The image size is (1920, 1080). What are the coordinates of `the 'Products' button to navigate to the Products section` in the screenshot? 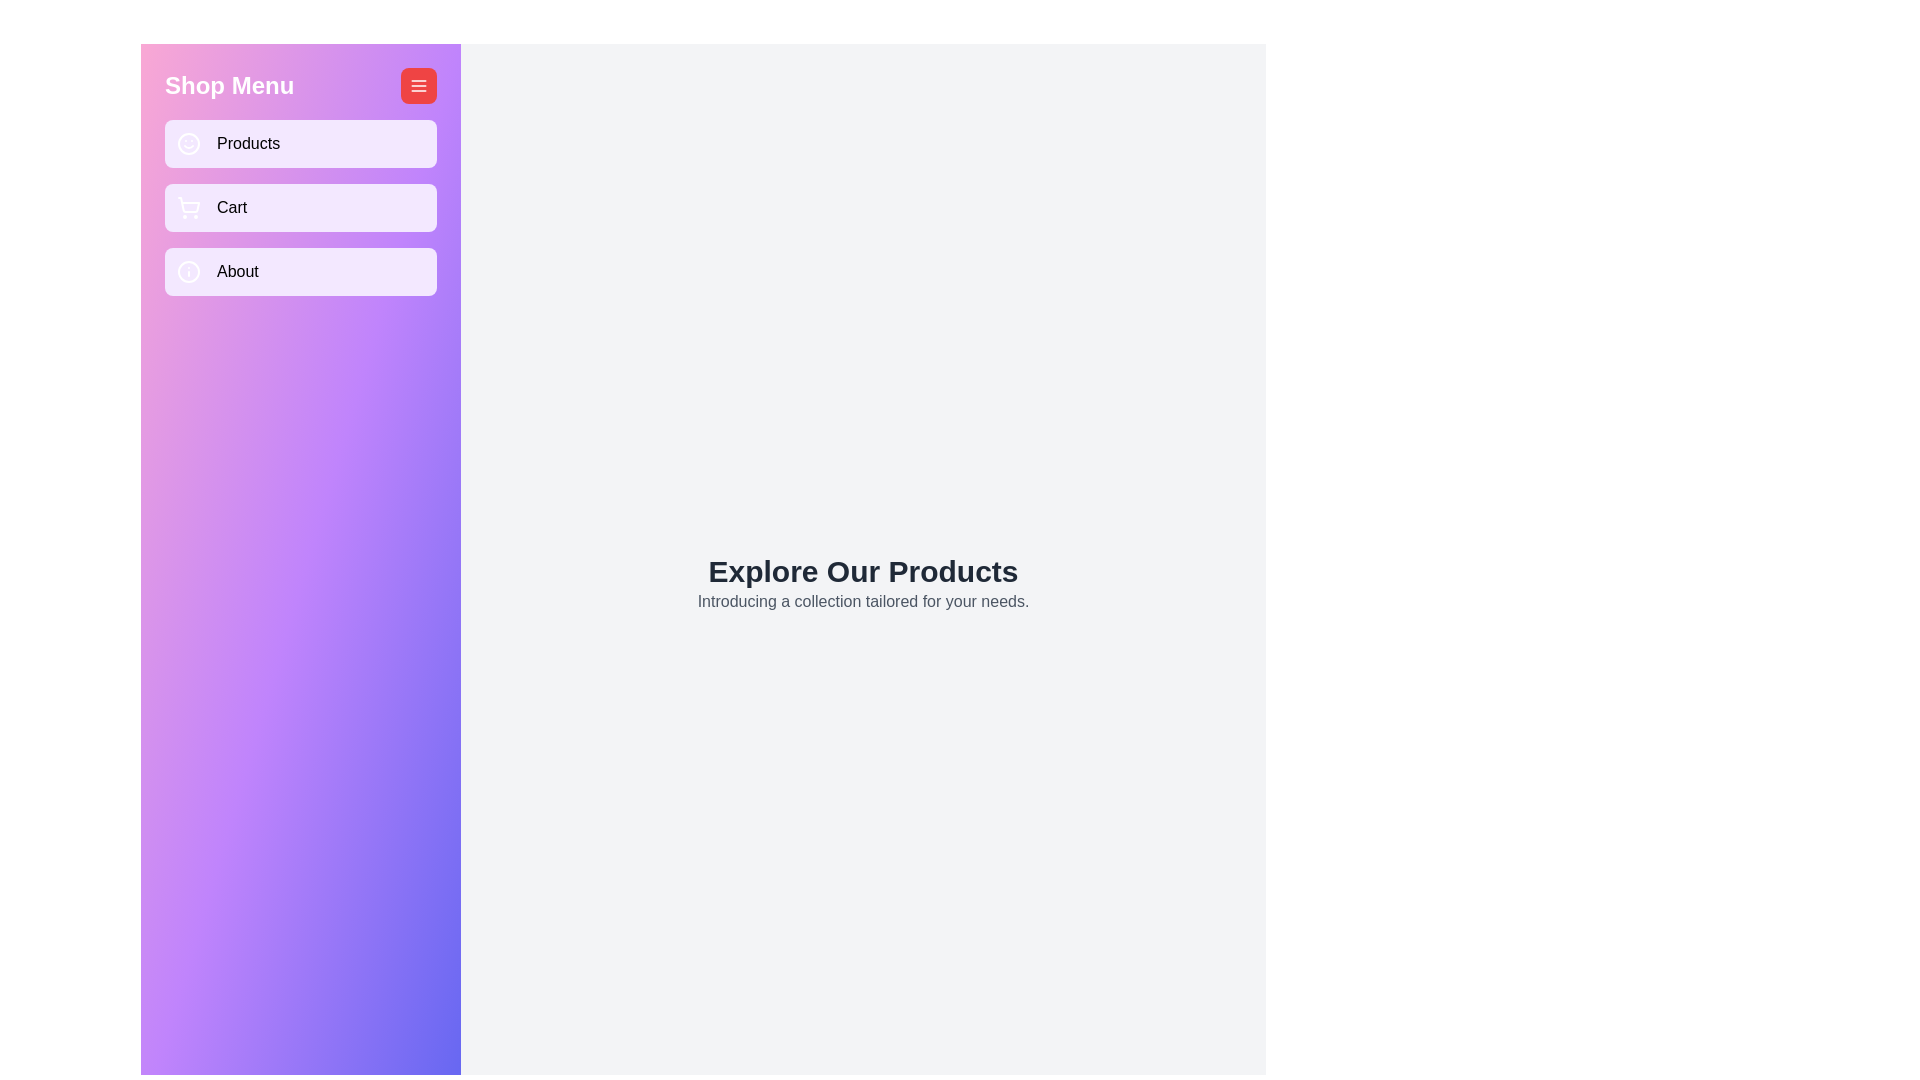 It's located at (300, 142).